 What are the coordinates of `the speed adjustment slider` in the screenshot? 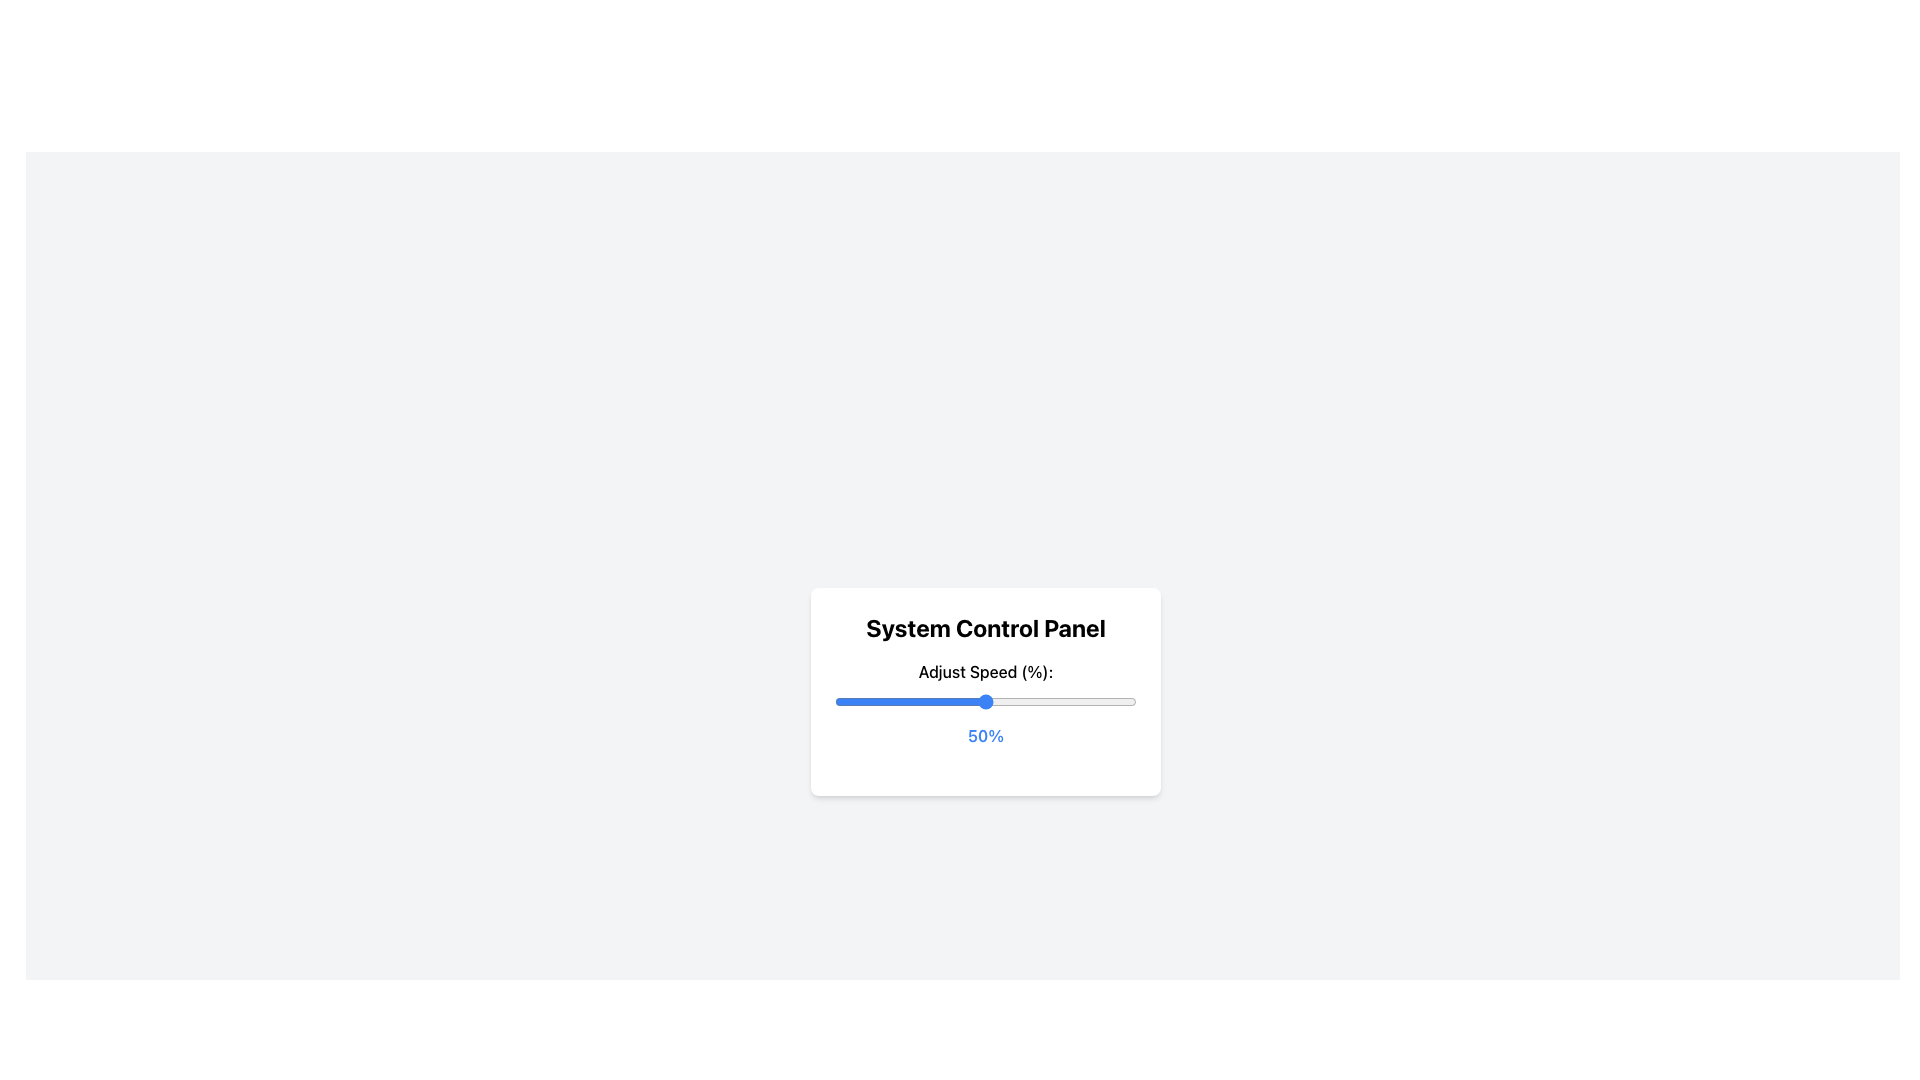 It's located at (1054, 701).